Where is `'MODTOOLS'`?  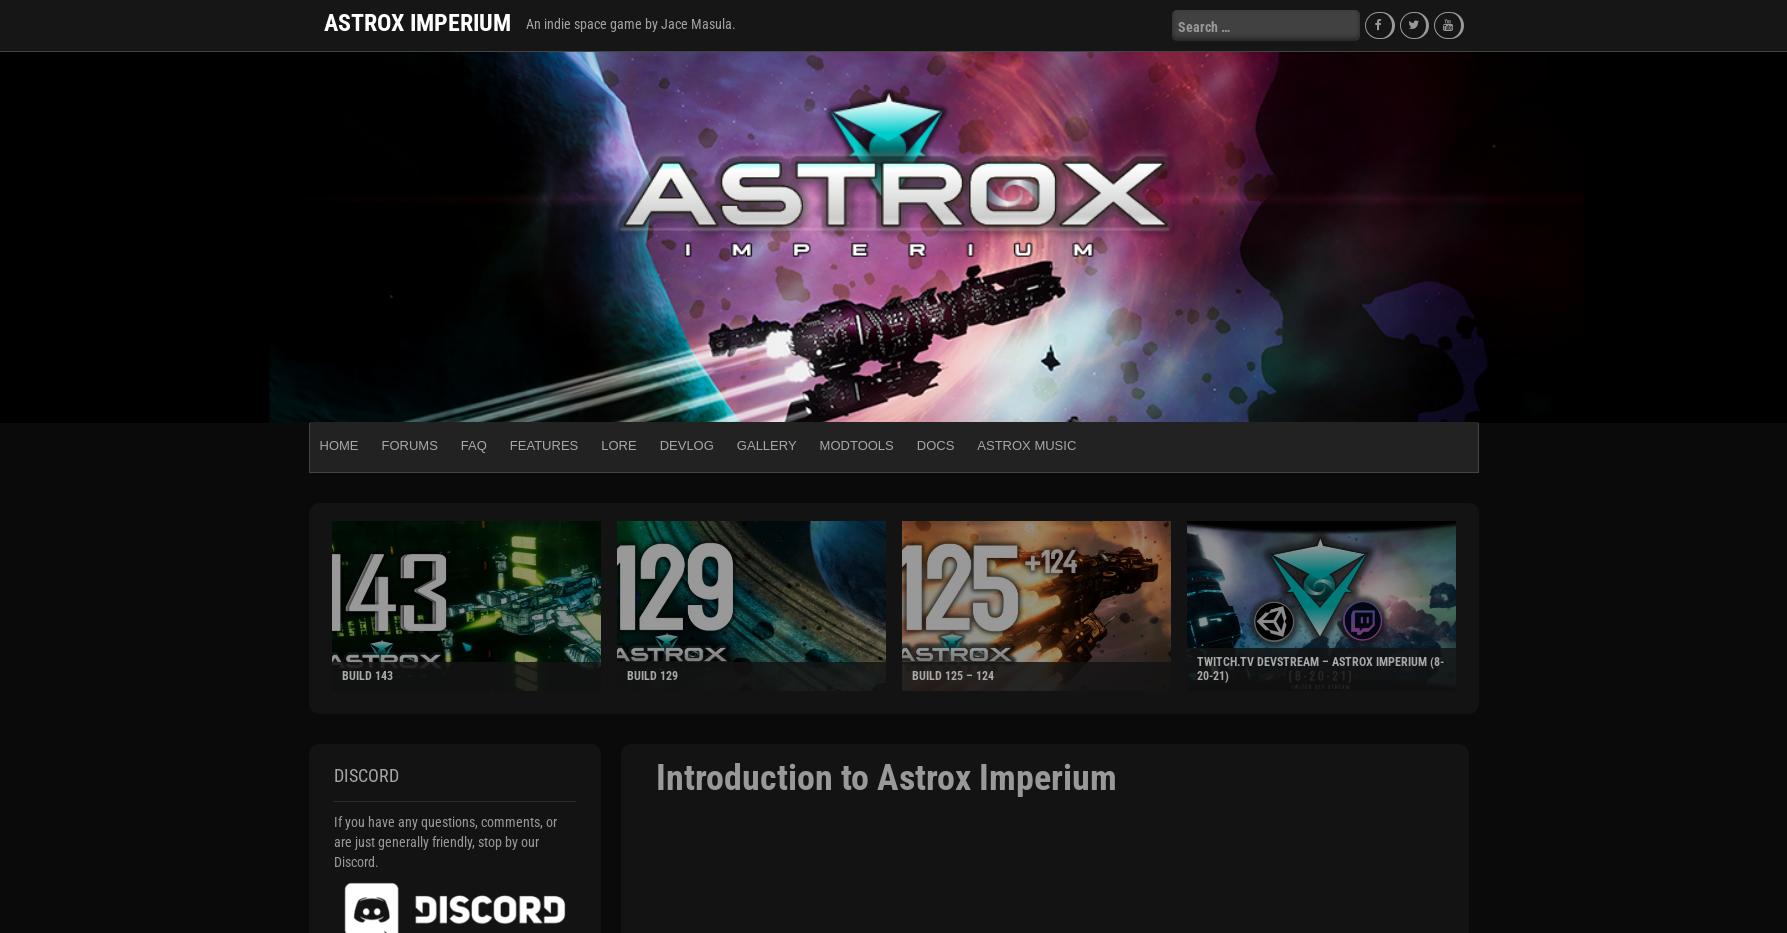 'MODTOOLS' is located at coordinates (855, 444).